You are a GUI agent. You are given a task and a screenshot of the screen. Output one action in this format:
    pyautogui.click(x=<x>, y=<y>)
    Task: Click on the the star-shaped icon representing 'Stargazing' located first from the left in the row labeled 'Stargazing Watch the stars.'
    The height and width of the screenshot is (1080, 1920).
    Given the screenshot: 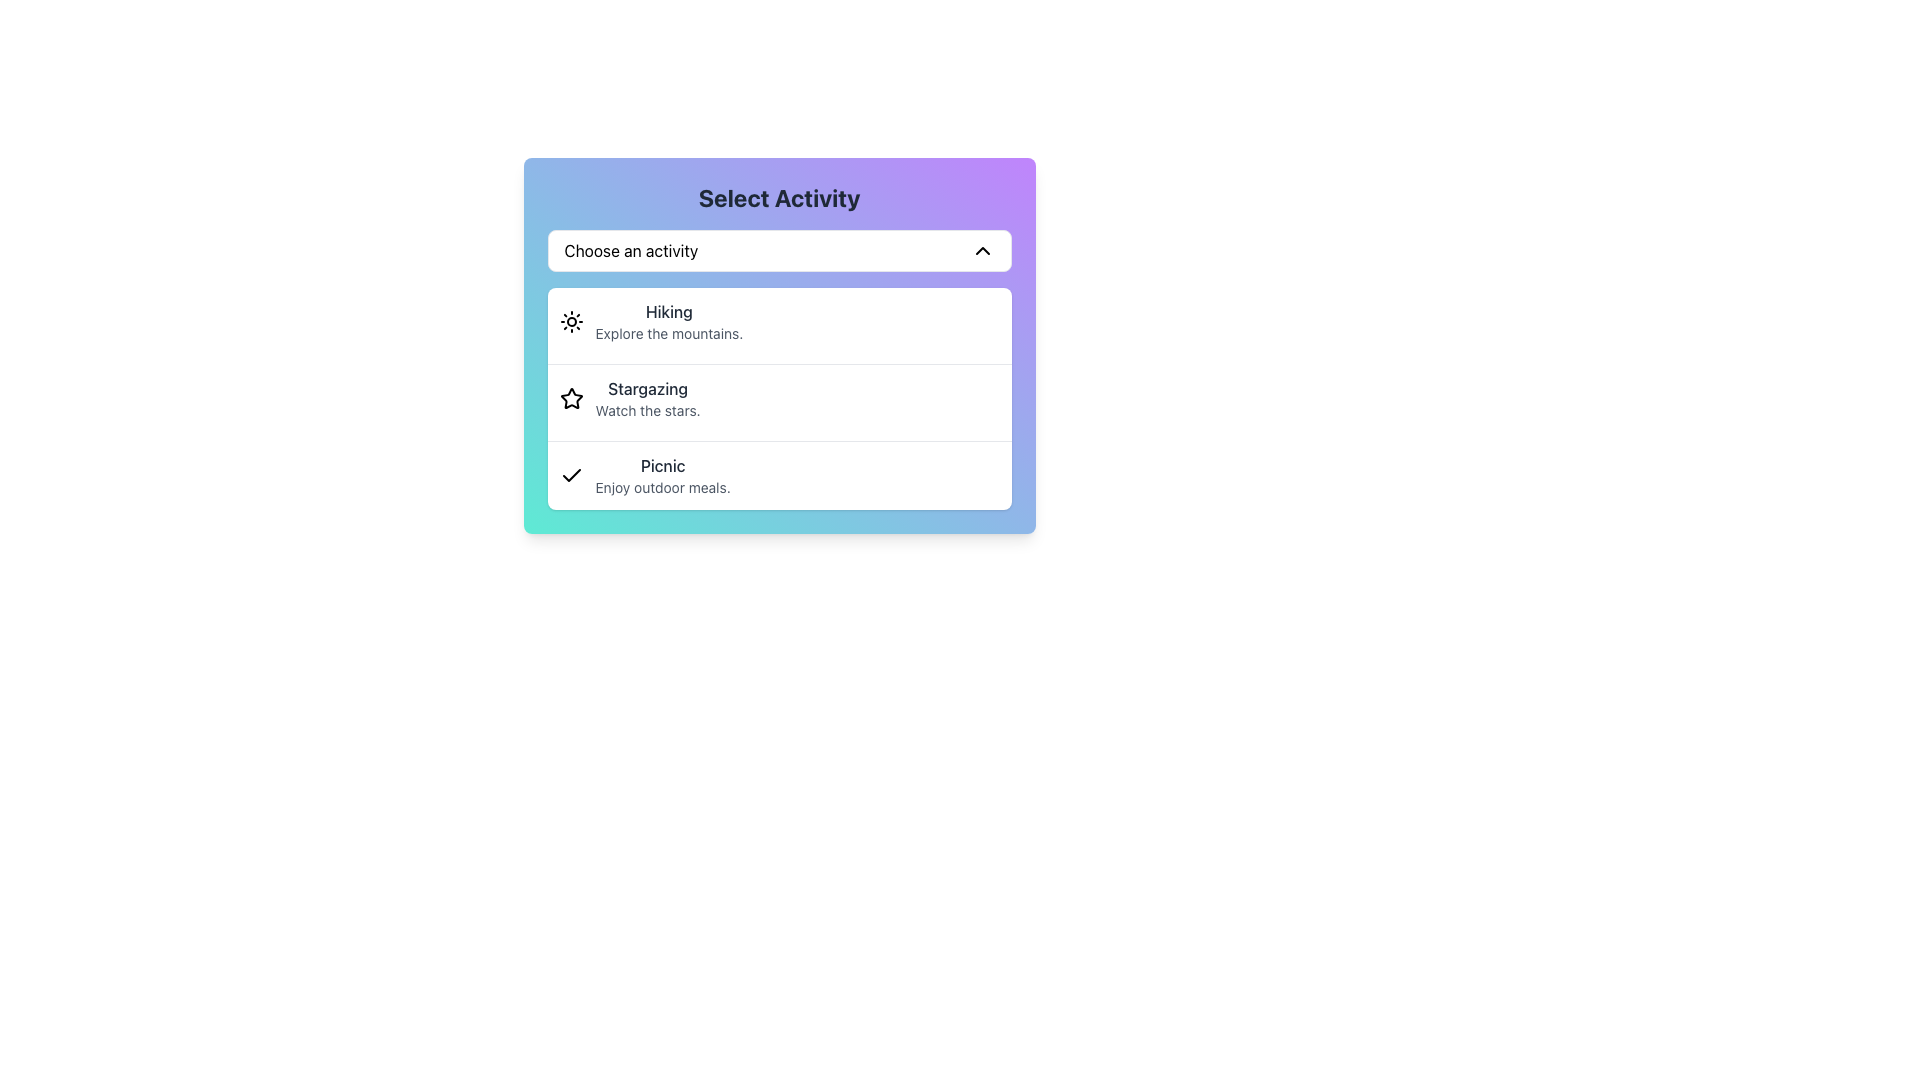 What is the action you would take?
    pyautogui.click(x=570, y=398)
    